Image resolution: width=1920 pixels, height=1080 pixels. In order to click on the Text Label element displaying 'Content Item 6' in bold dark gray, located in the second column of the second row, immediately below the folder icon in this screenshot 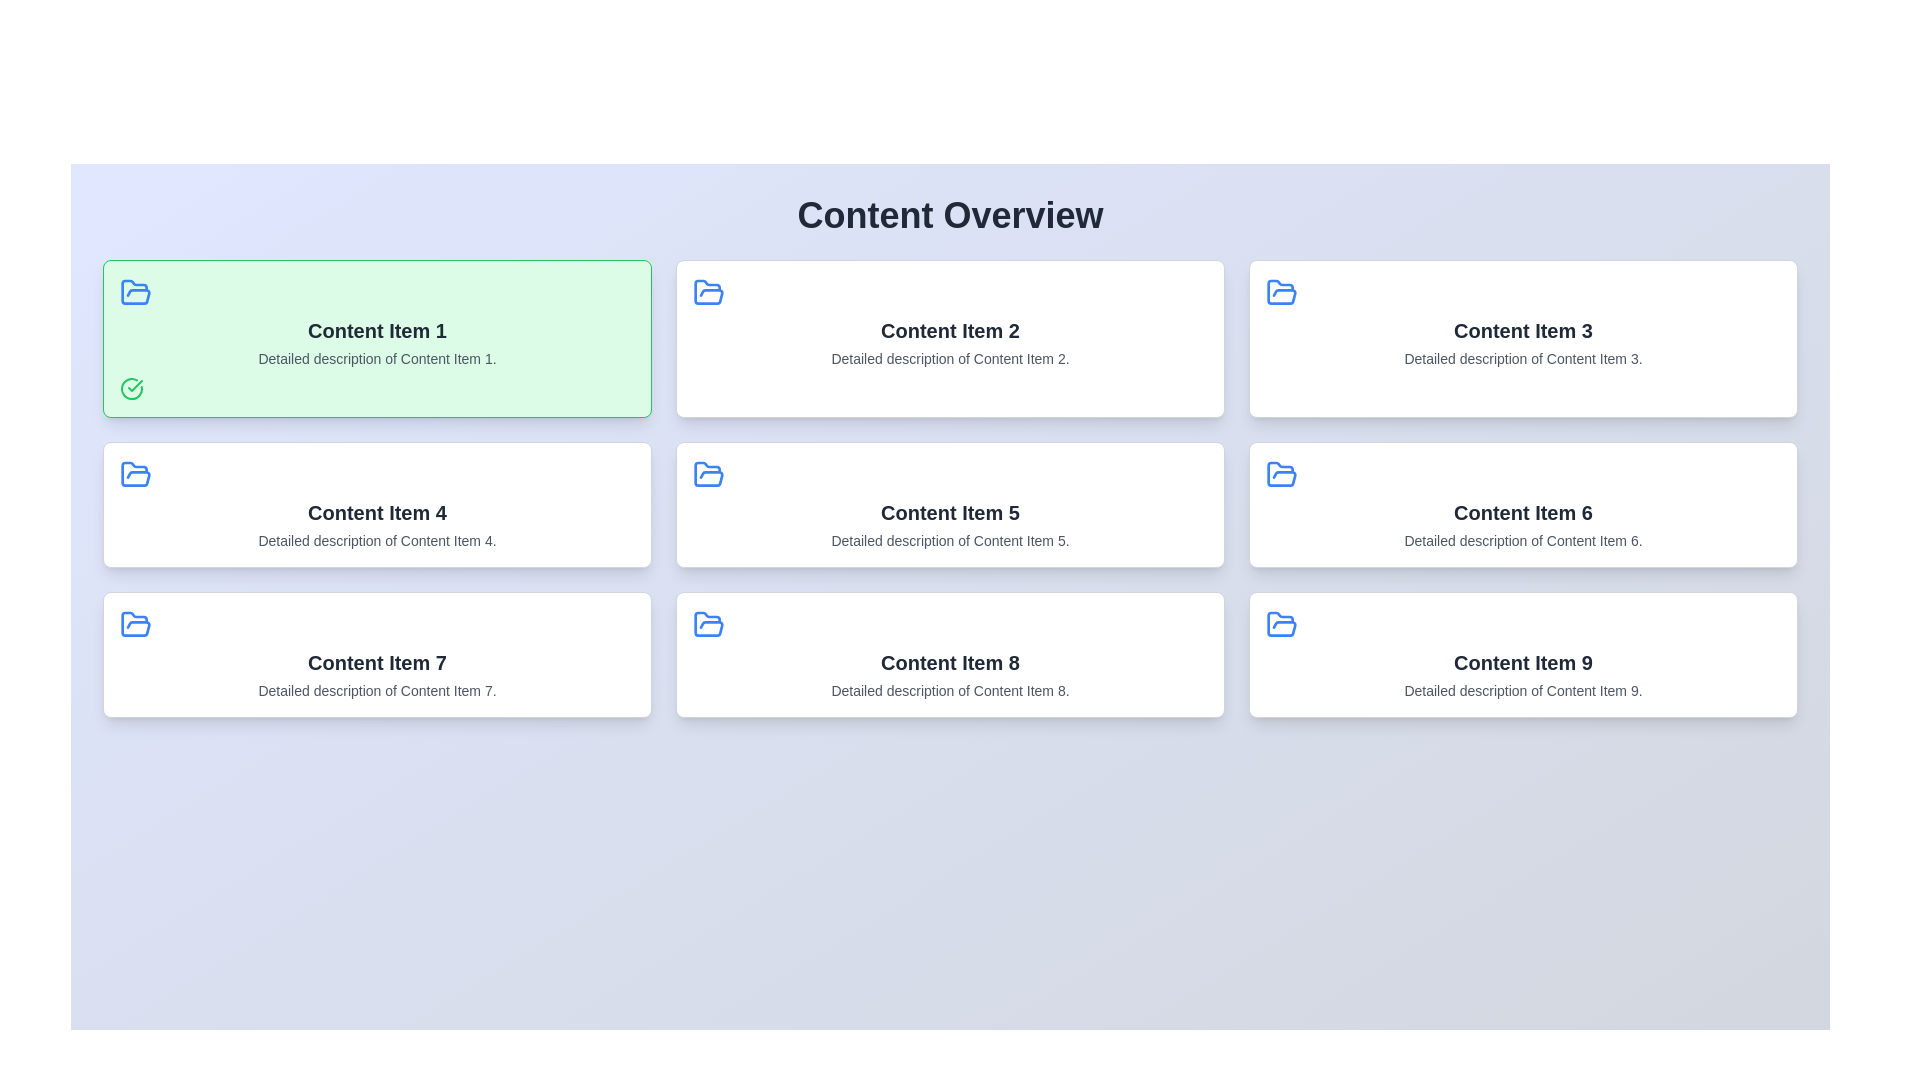, I will do `click(1522, 512)`.